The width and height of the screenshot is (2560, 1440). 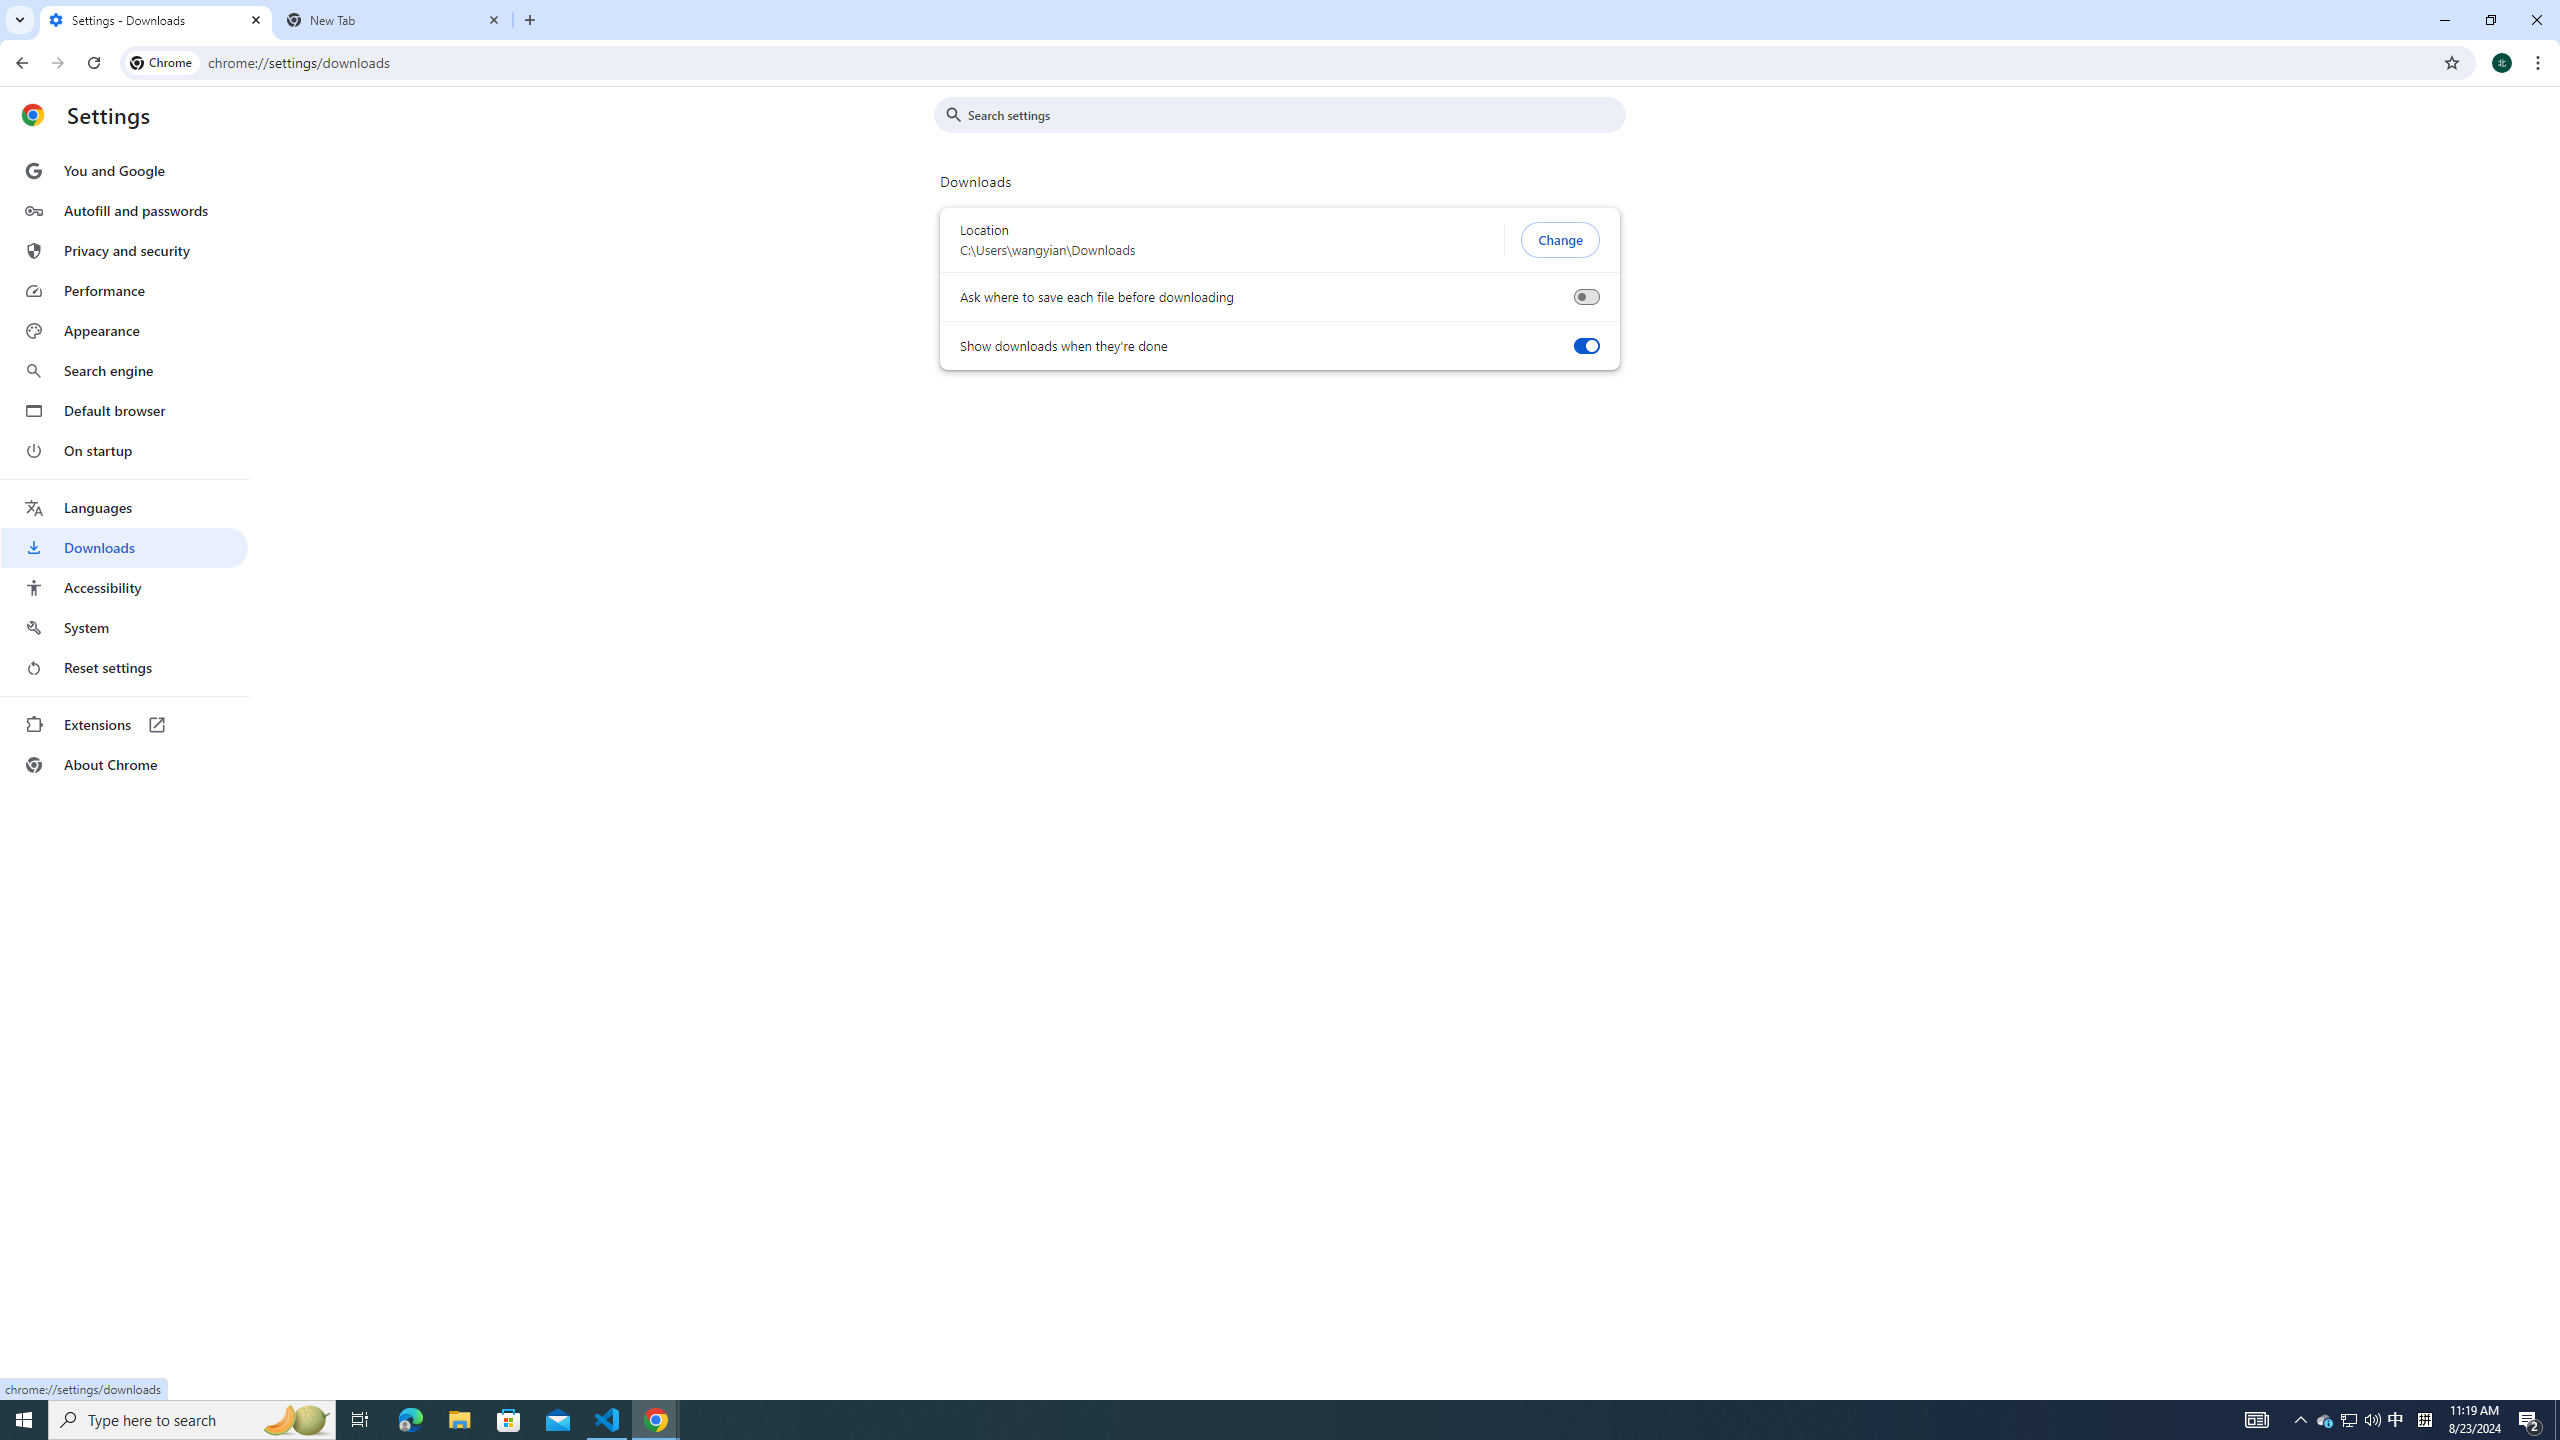 What do you see at coordinates (1585, 346) in the screenshot?
I see `'Show downloads when they'` at bounding box center [1585, 346].